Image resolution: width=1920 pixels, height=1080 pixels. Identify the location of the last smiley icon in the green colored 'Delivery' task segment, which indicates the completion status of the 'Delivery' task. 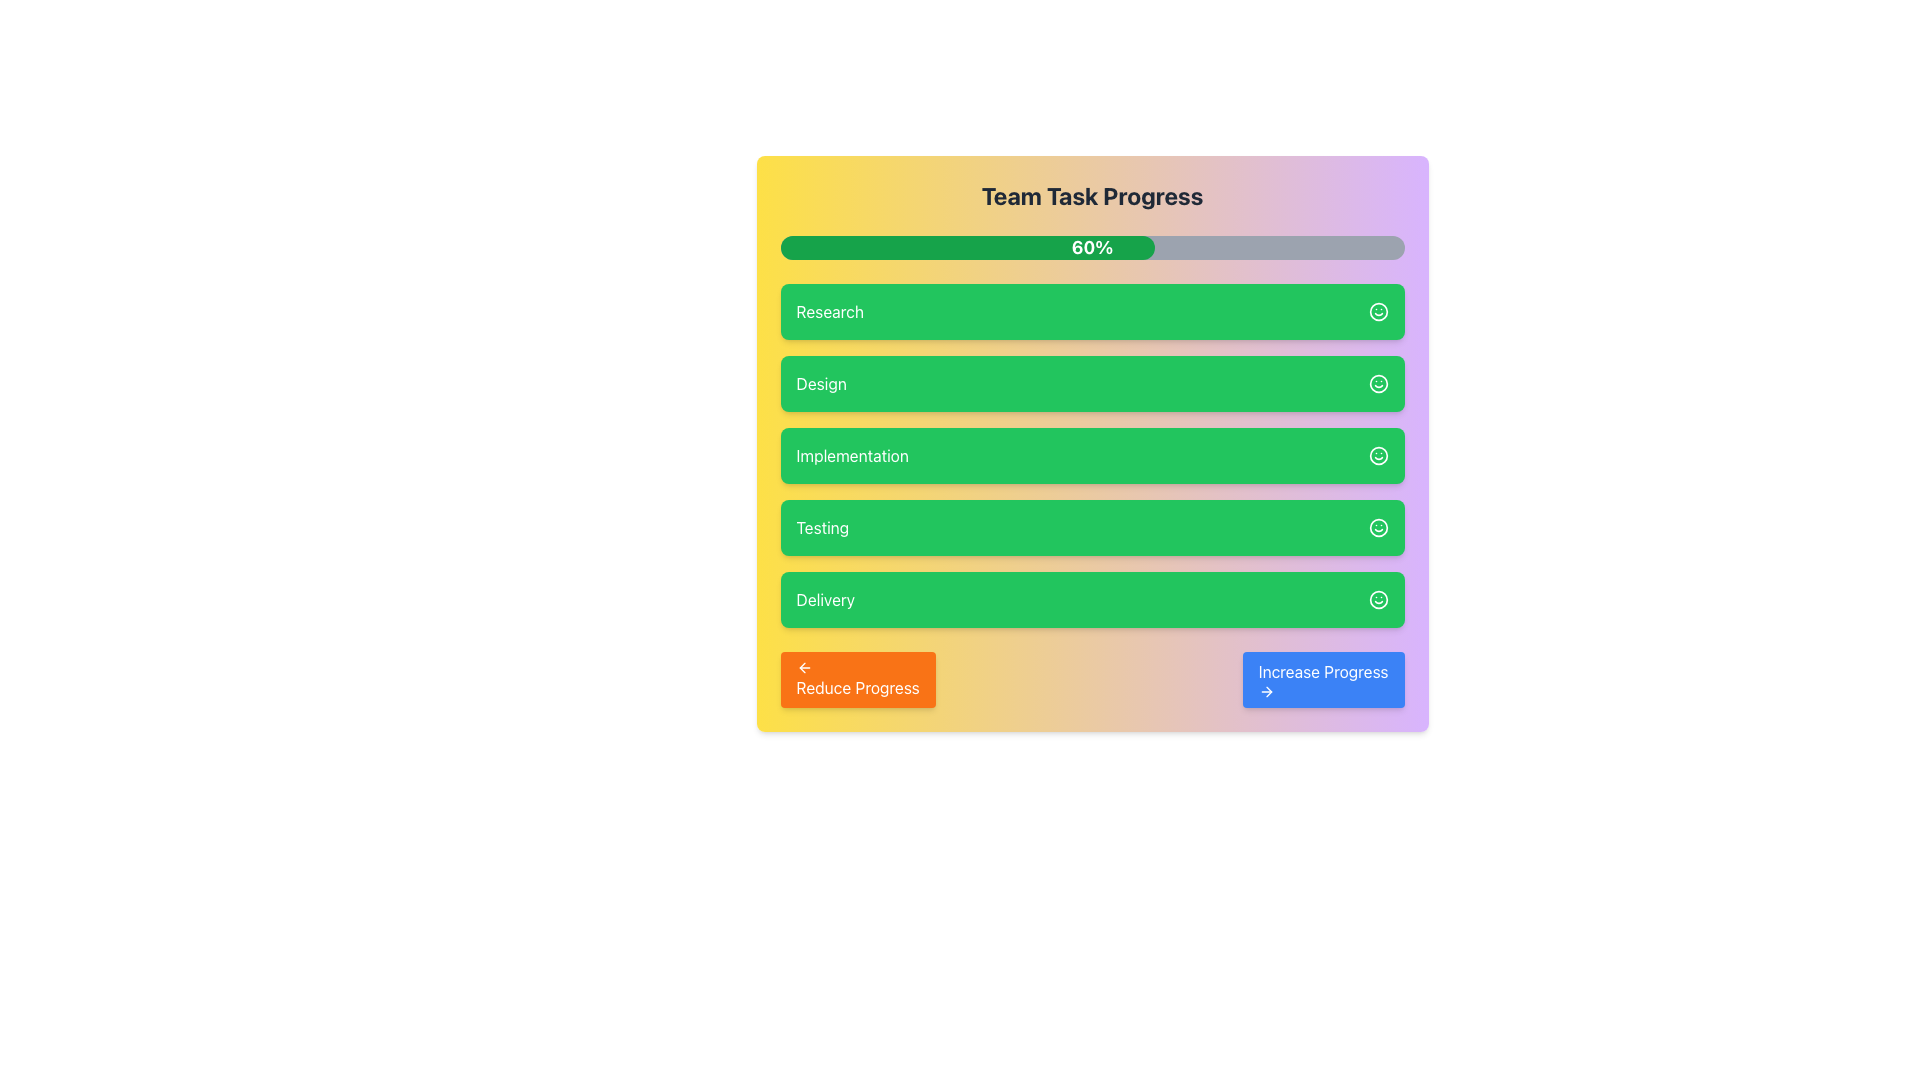
(1377, 599).